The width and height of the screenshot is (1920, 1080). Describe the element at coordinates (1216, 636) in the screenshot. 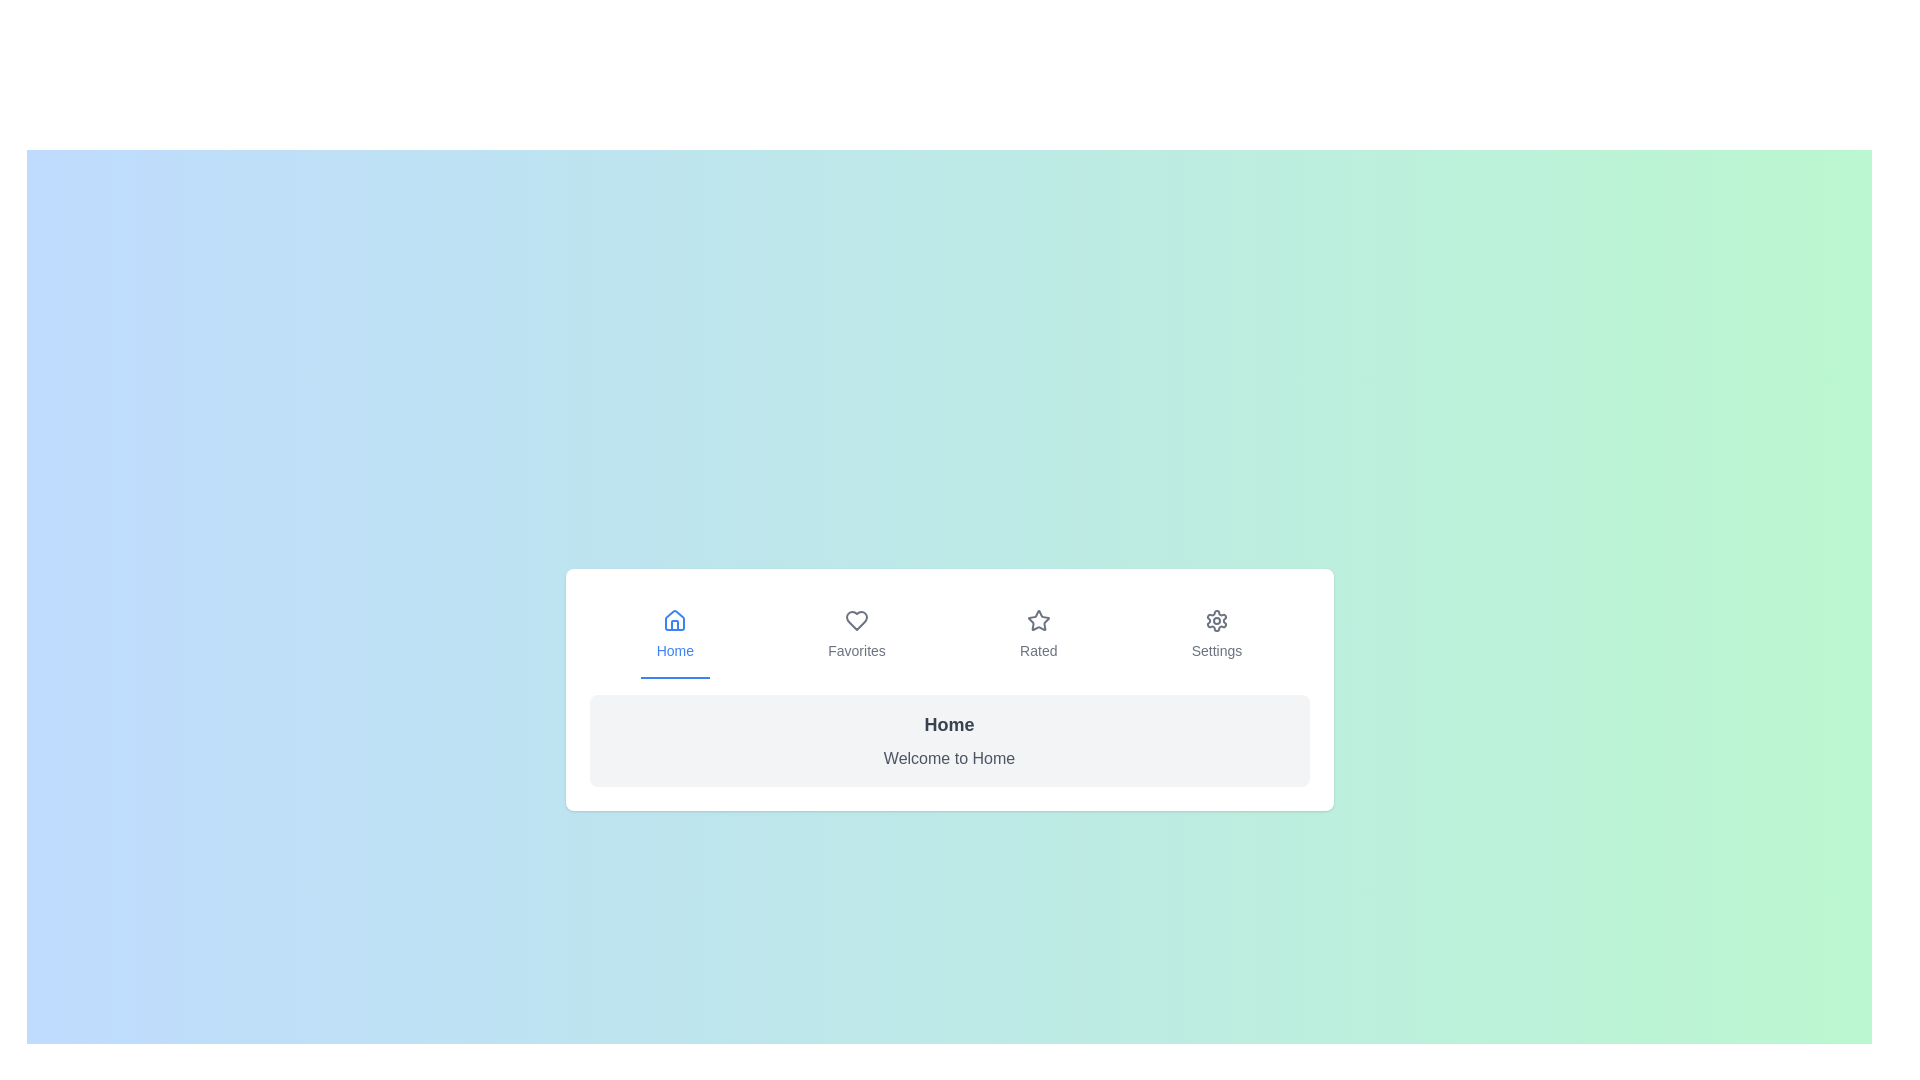

I see `the tab labeled Settings` at that location.